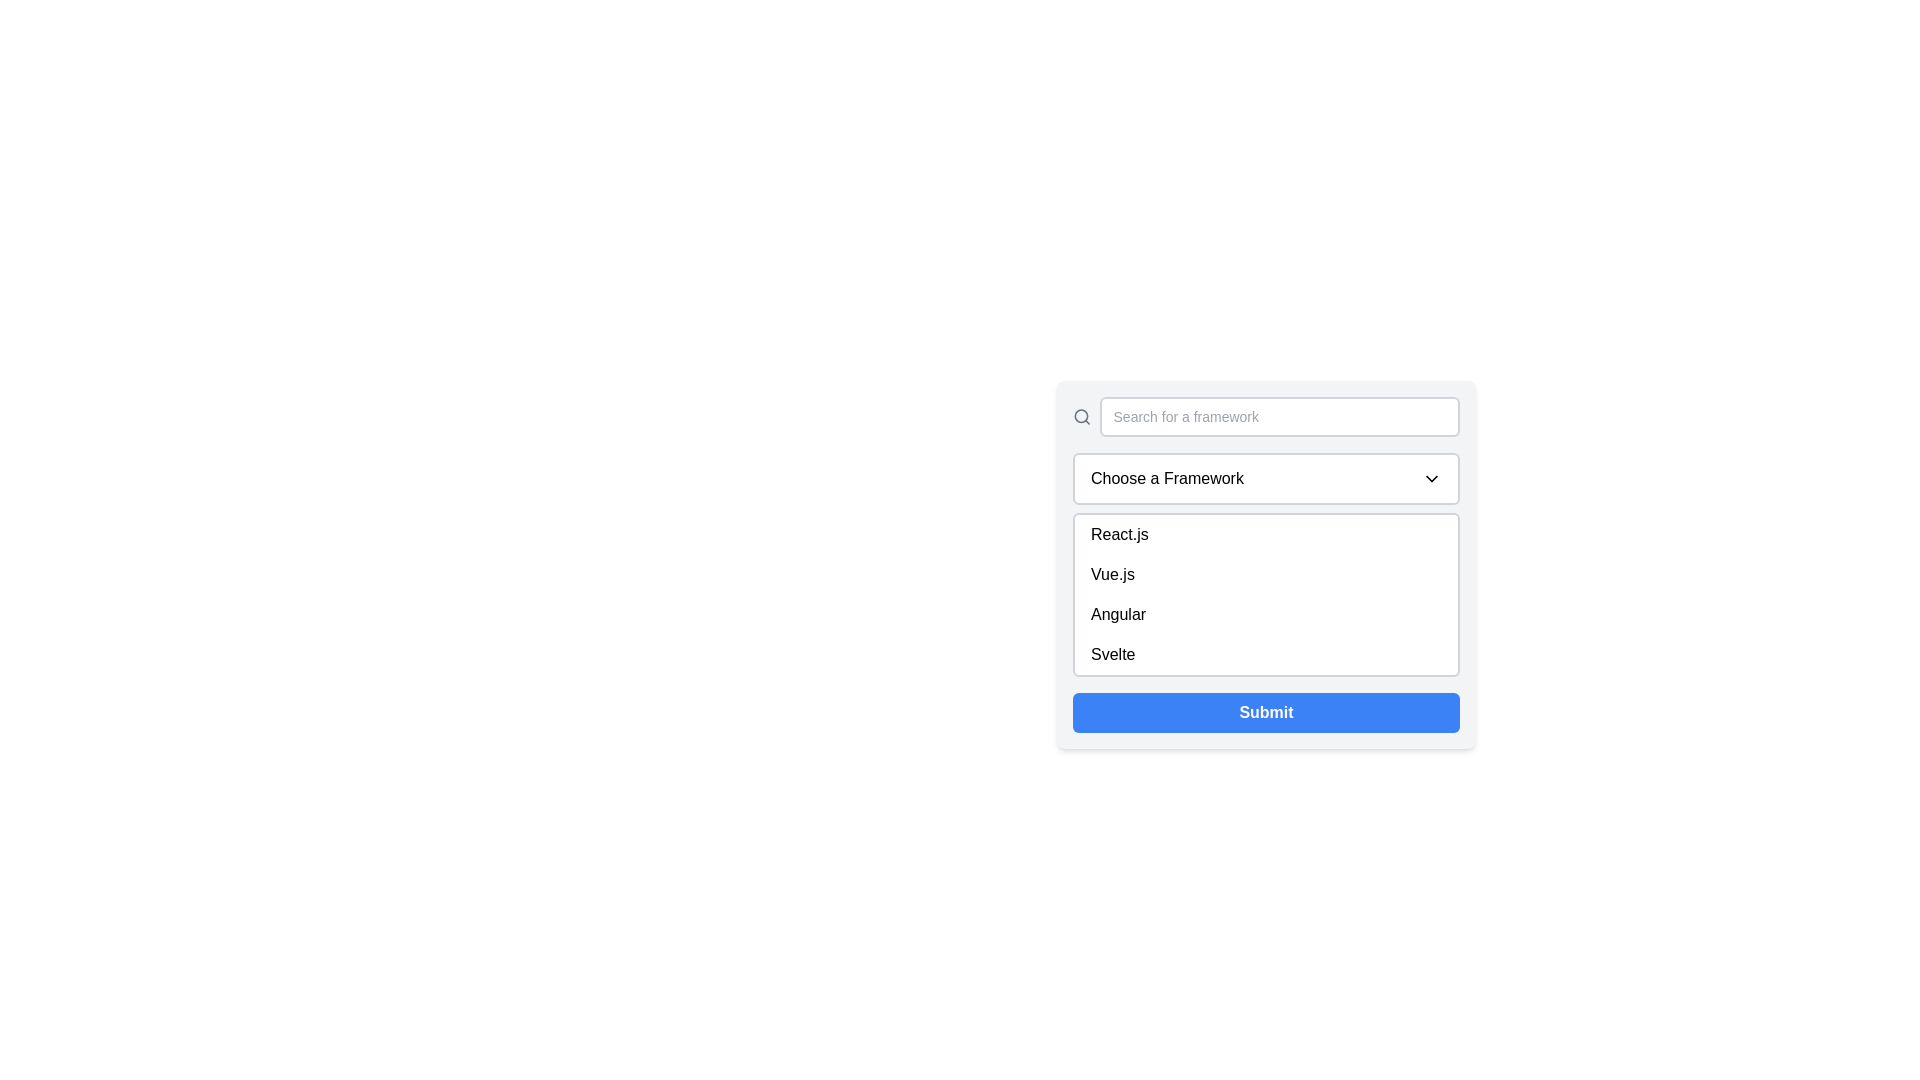  Describe the element at coordinates (1265, 712) in the screenshot. I see `the blue rectangular 'Submit' button with rounded corners at the bottom of the card layout` at that location.